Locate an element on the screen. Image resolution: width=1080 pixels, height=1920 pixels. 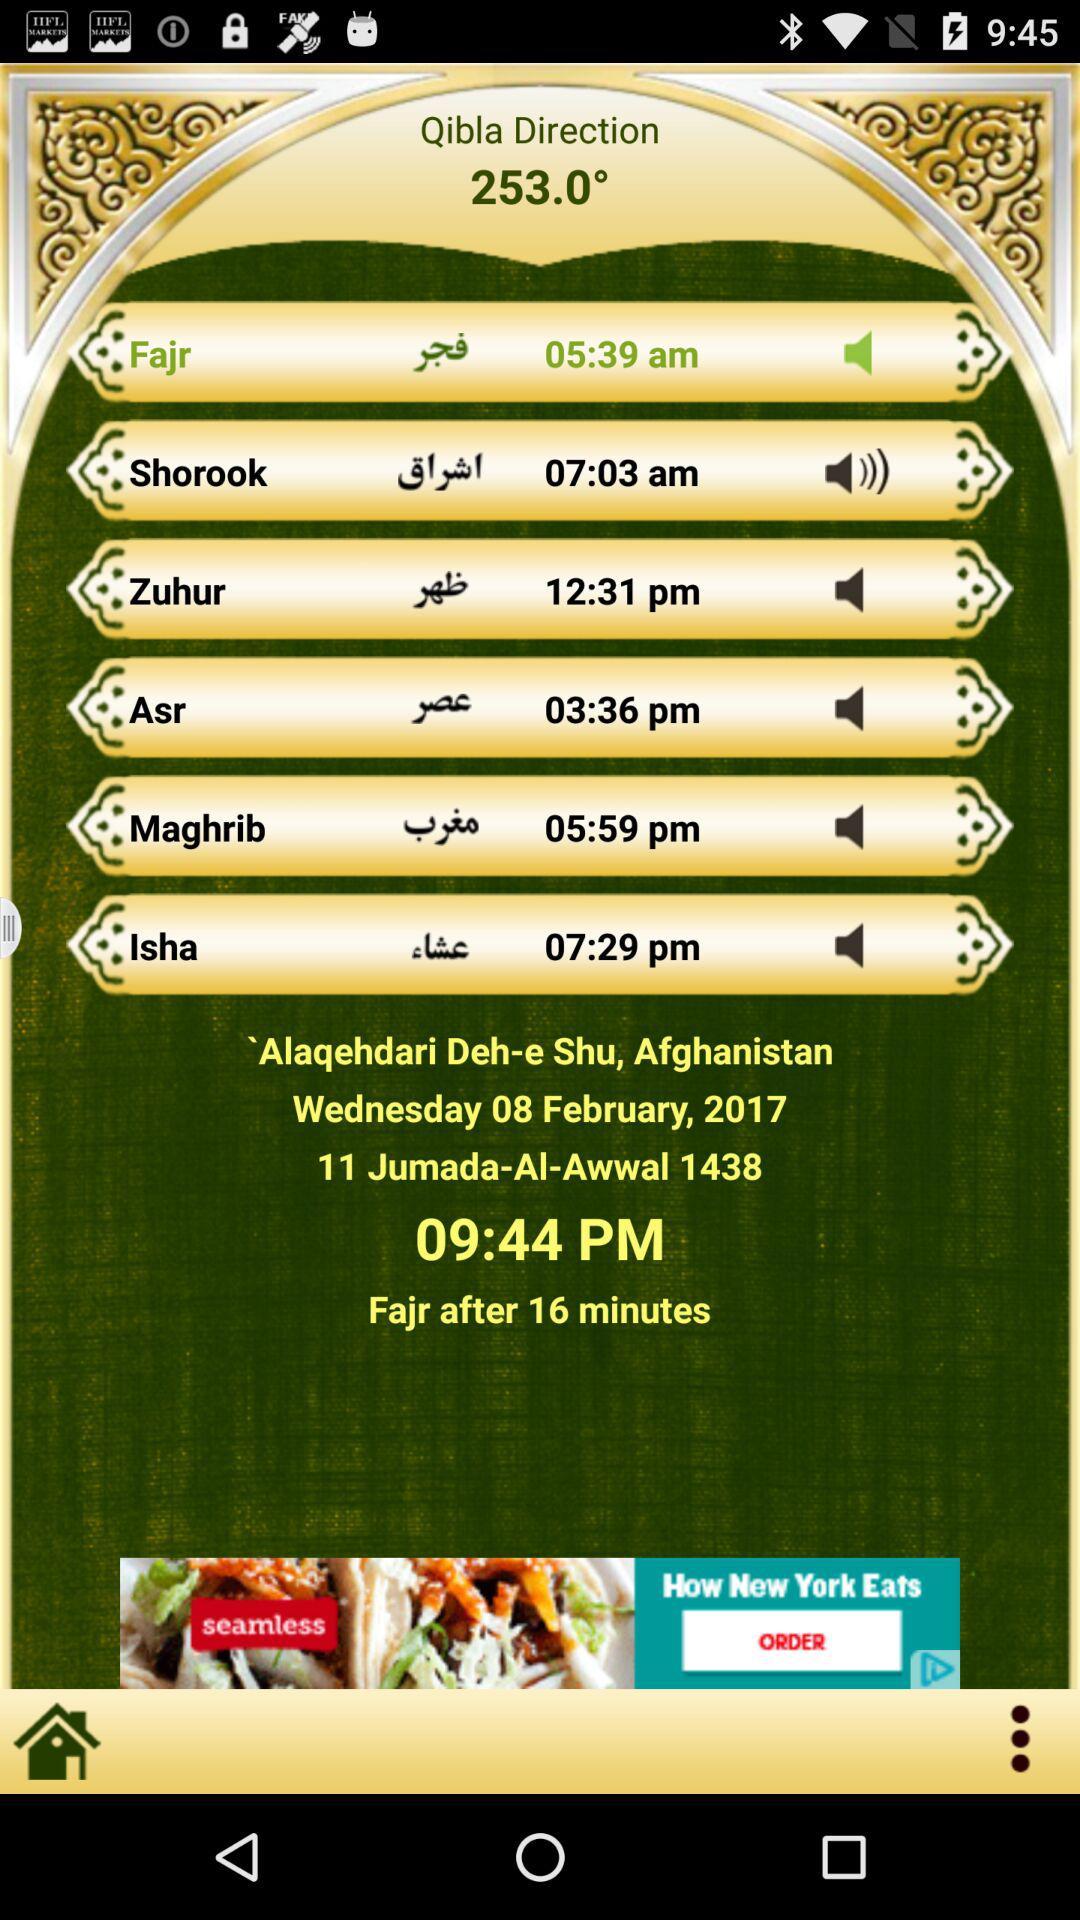
goto previous window is located at coordinates (23, 927).